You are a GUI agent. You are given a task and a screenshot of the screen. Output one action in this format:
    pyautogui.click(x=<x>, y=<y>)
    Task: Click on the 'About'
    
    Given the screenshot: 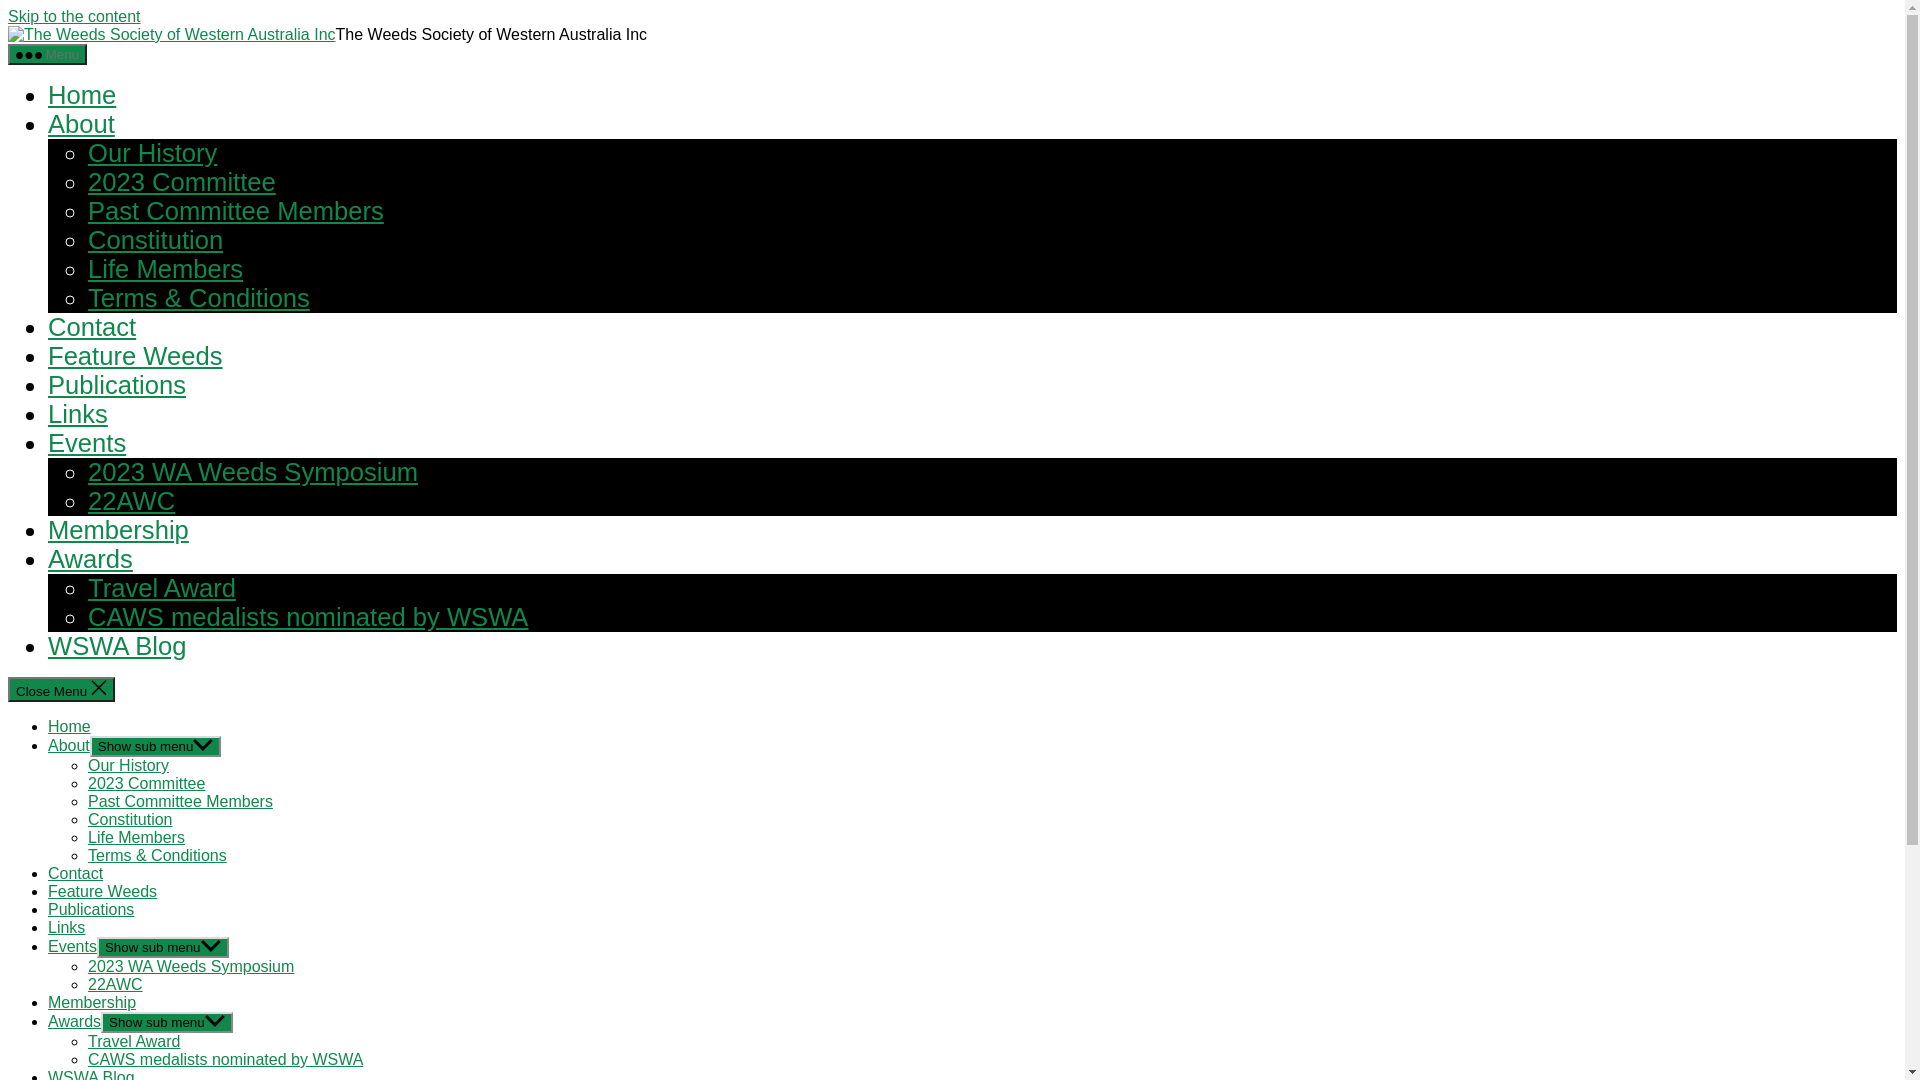 What is the action you would take?
    pyautogui.click(x=80, y=123)
    